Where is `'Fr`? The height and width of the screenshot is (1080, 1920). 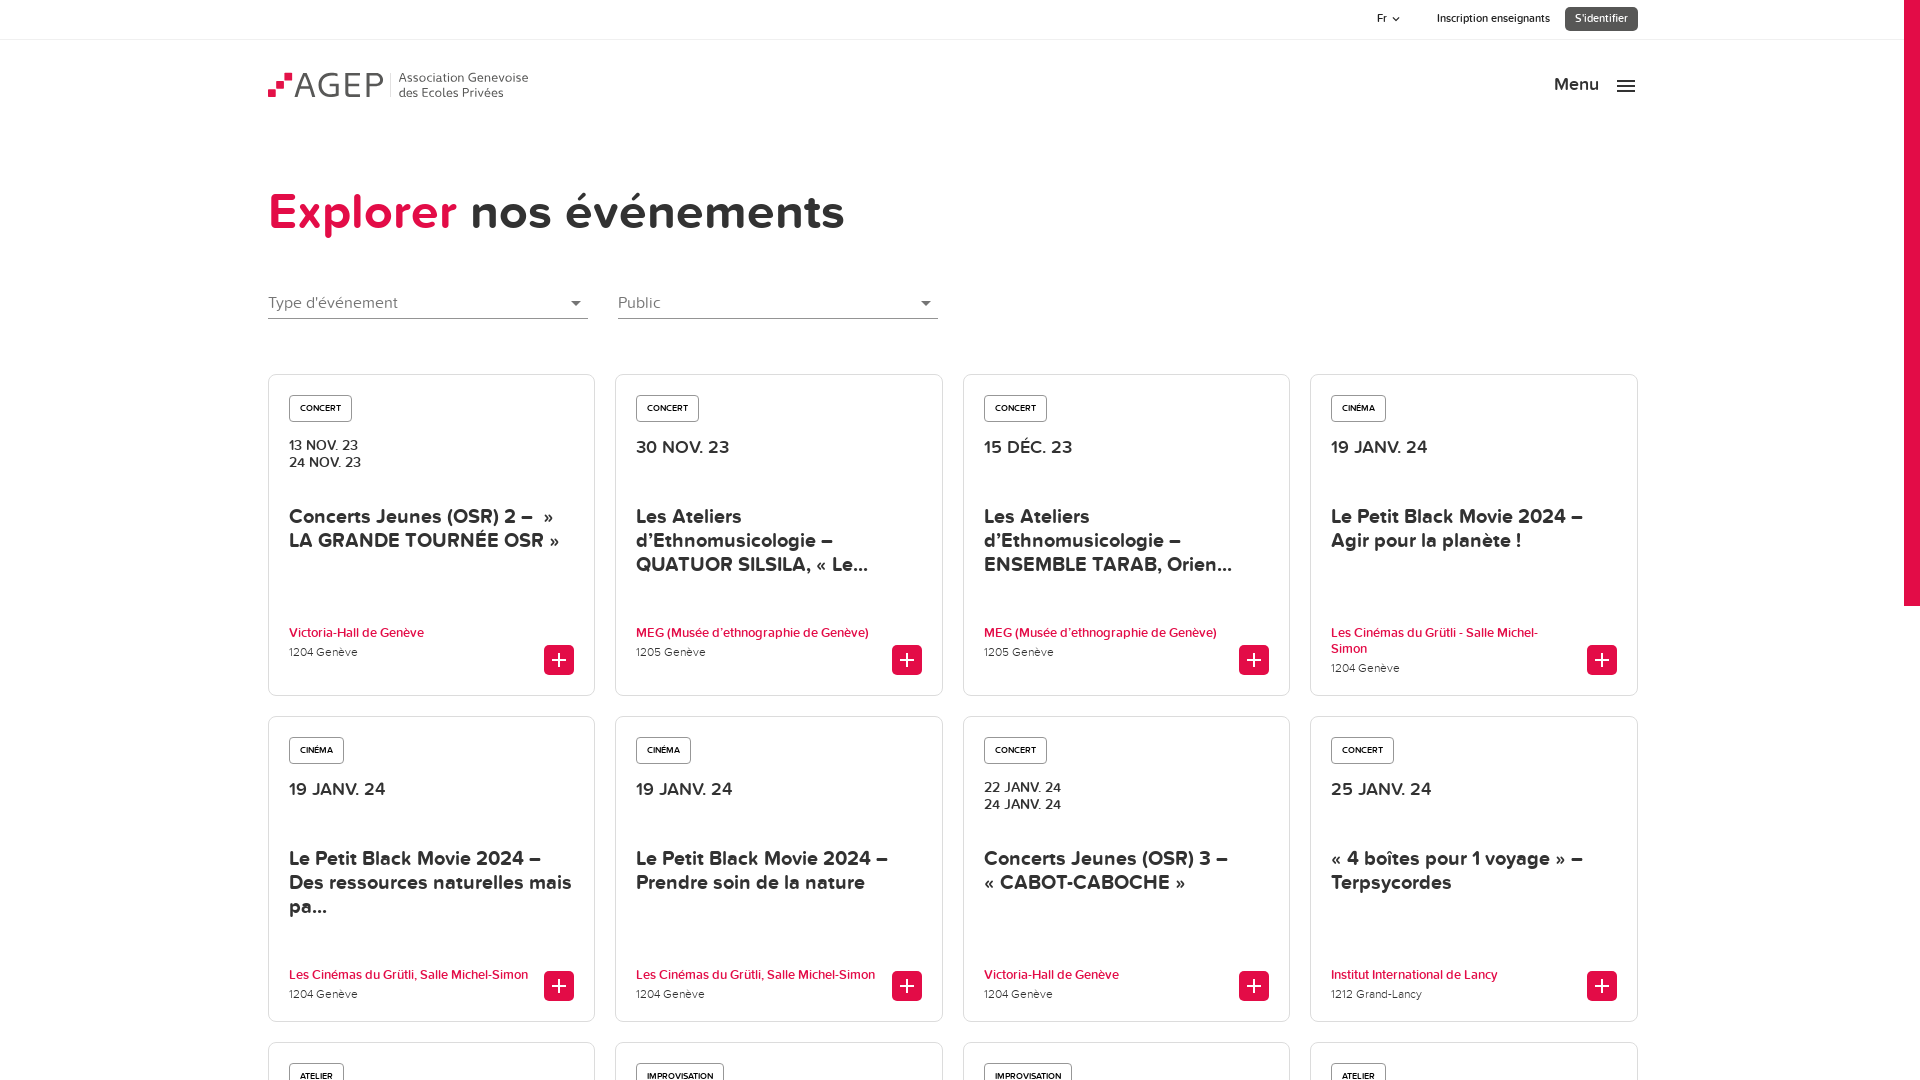
'Fr is located at coordinates (1389, 19).